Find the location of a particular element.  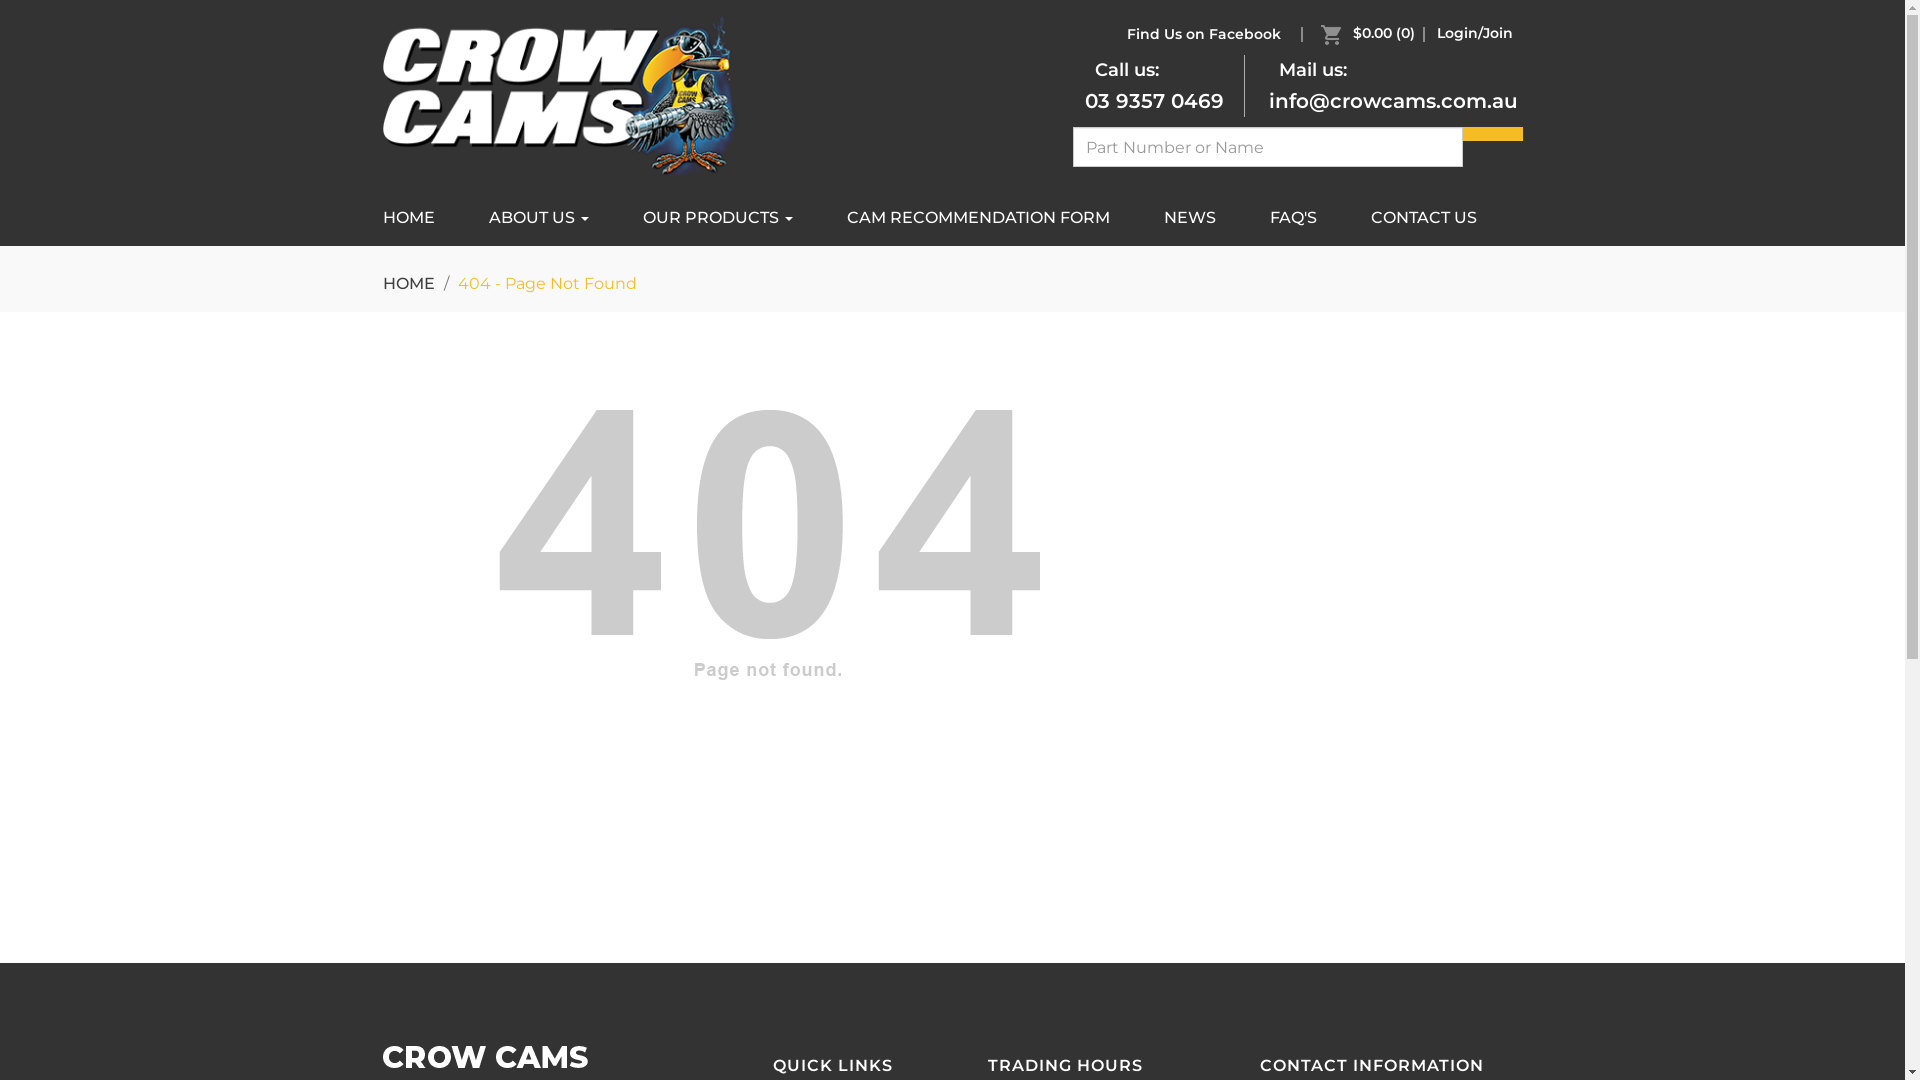

'HOME' is located at coordinates (407, 283).